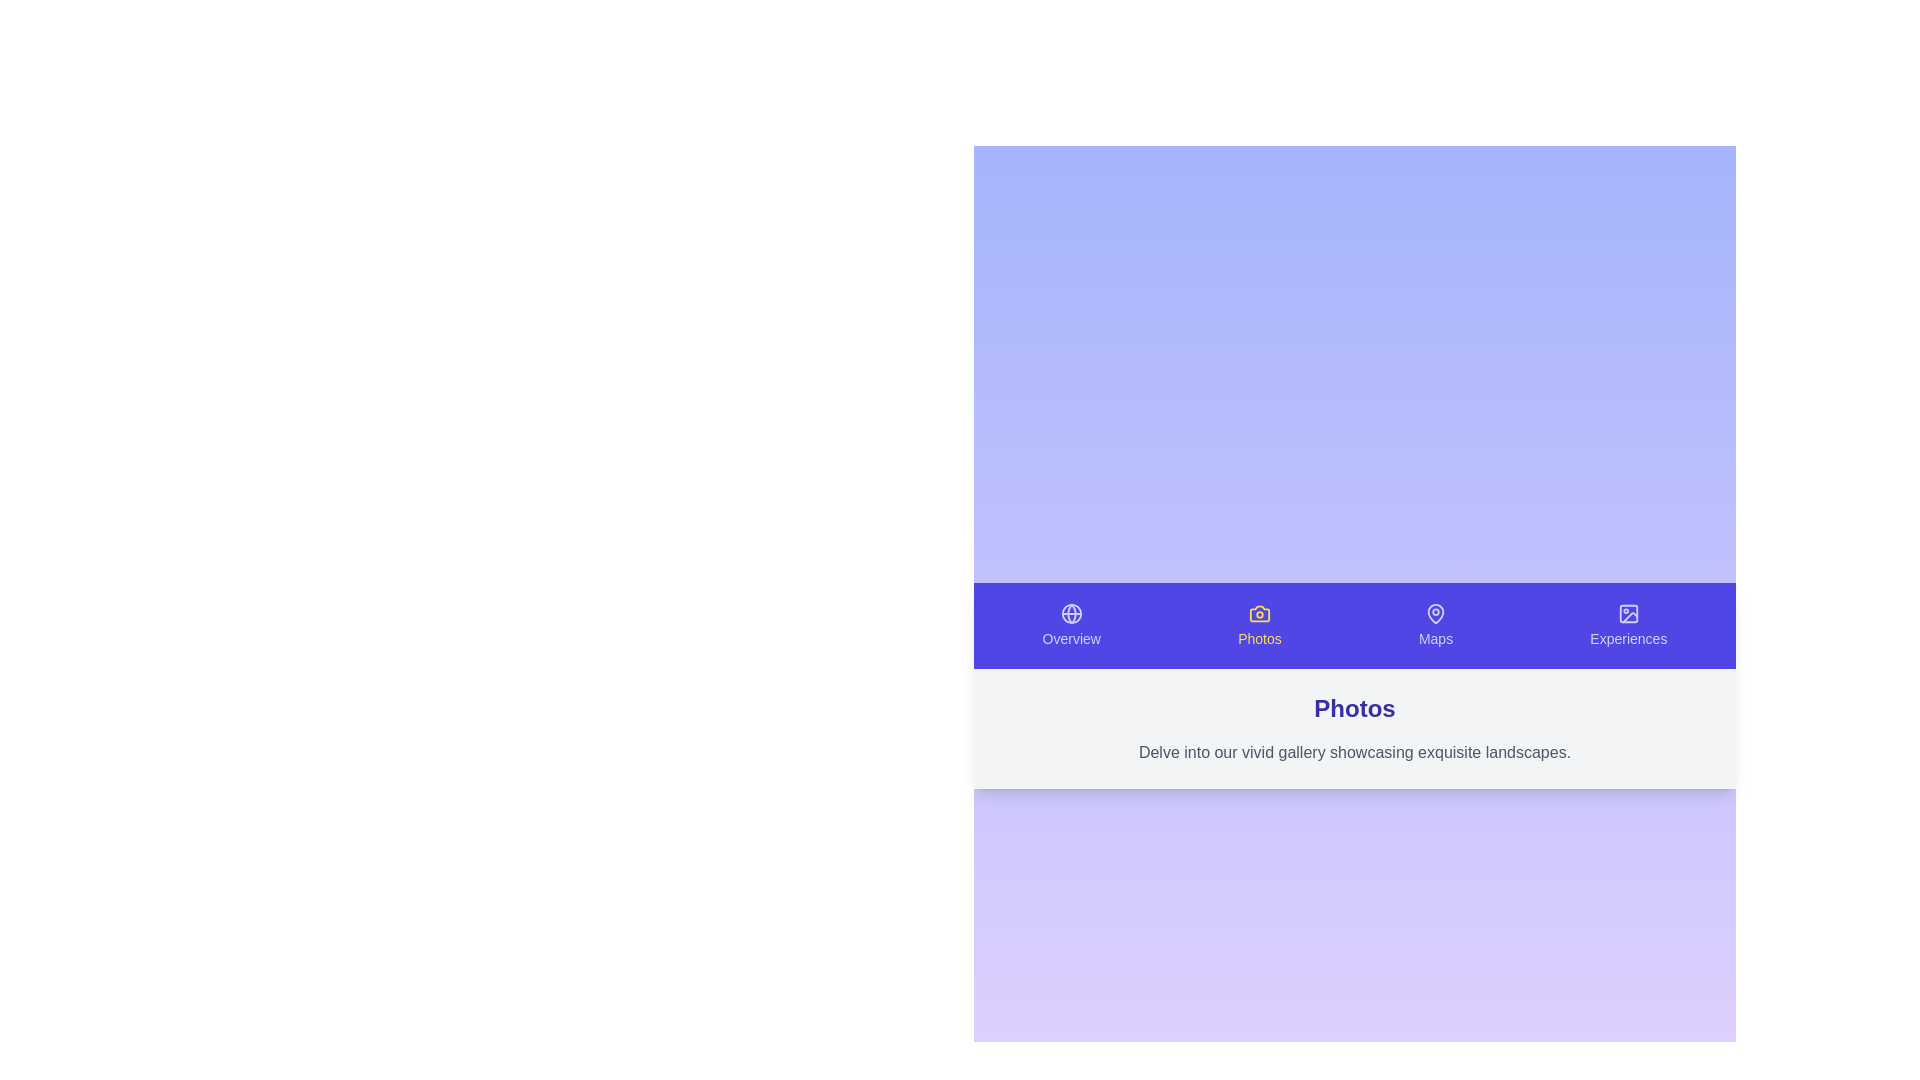 This screenshot has height=1080, width=1920. I want to click on the tab labeled Maps, so click(1434, 624).